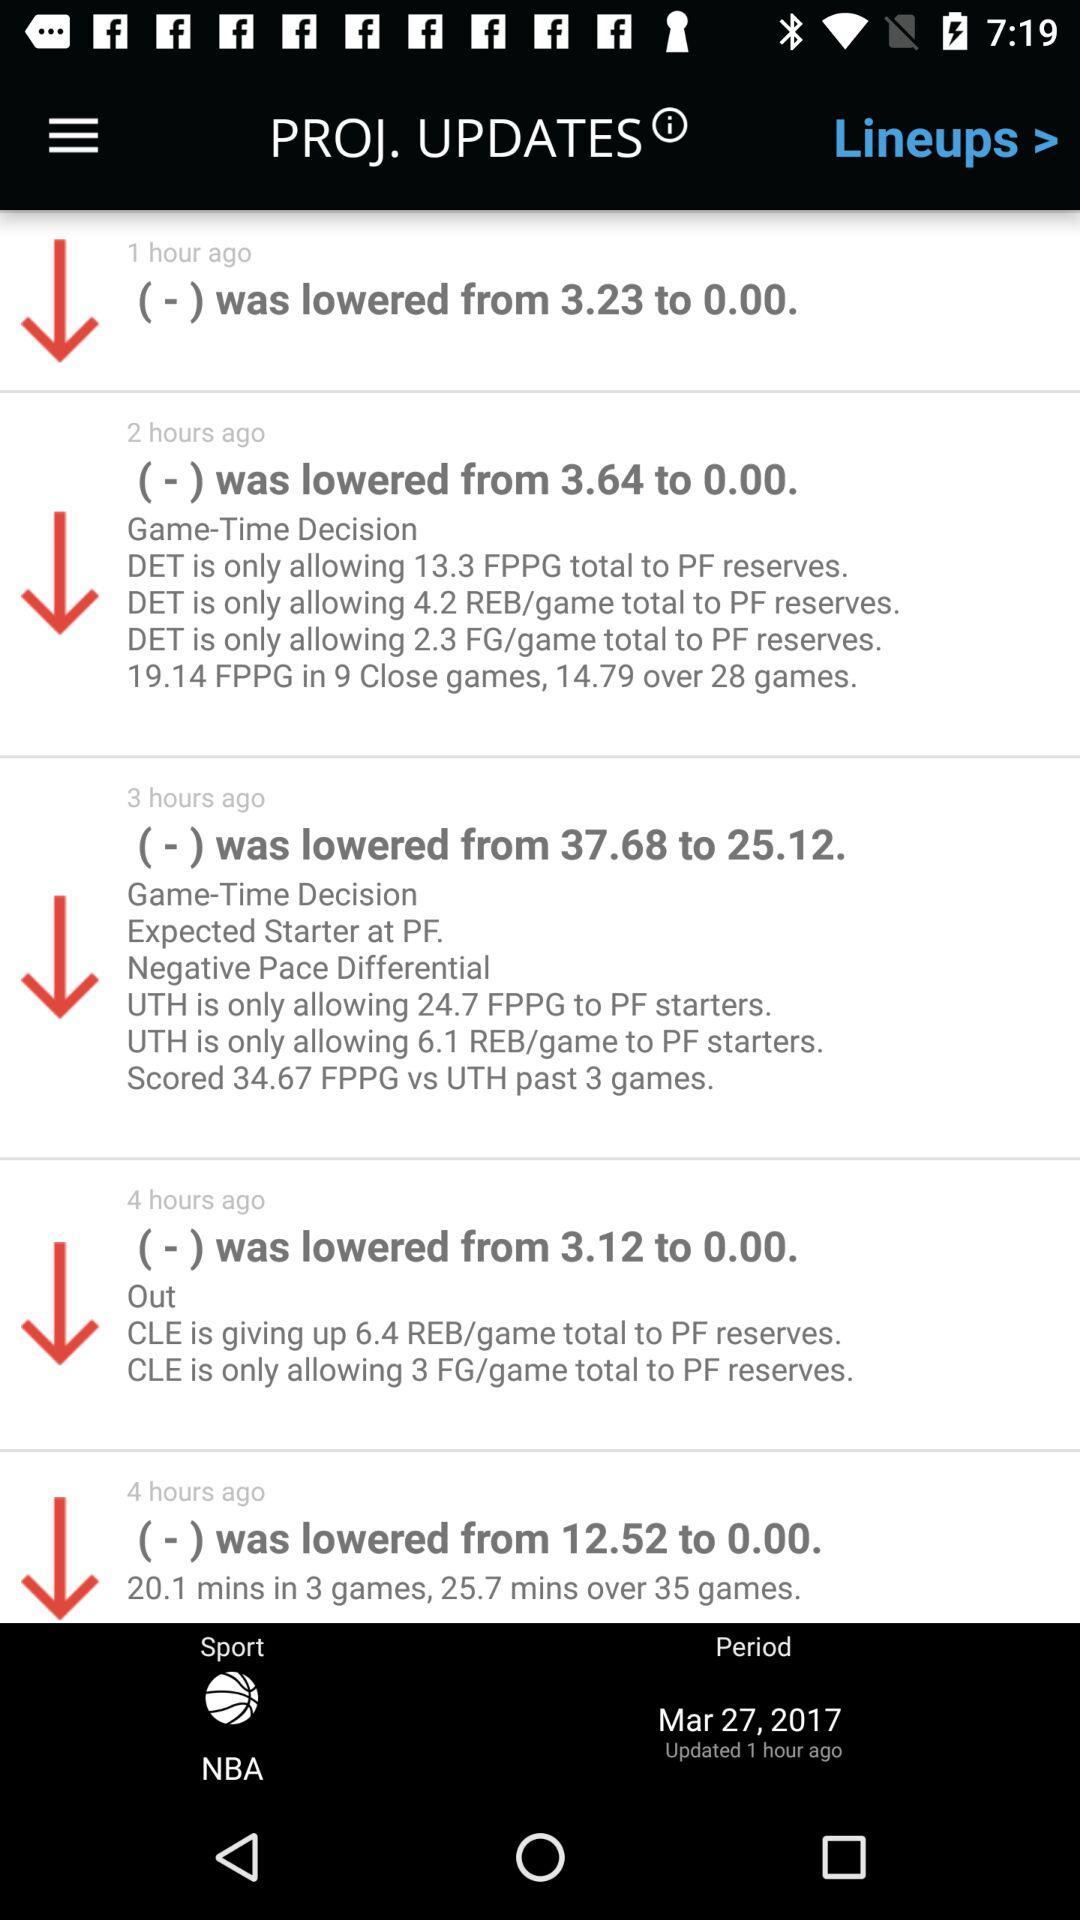 Image resolution: width=1080 pixels, height=1920 pixels. Describe the element at coordinates (753, 1729) in the screenshot. I see `icon next to the sport item` at that location.